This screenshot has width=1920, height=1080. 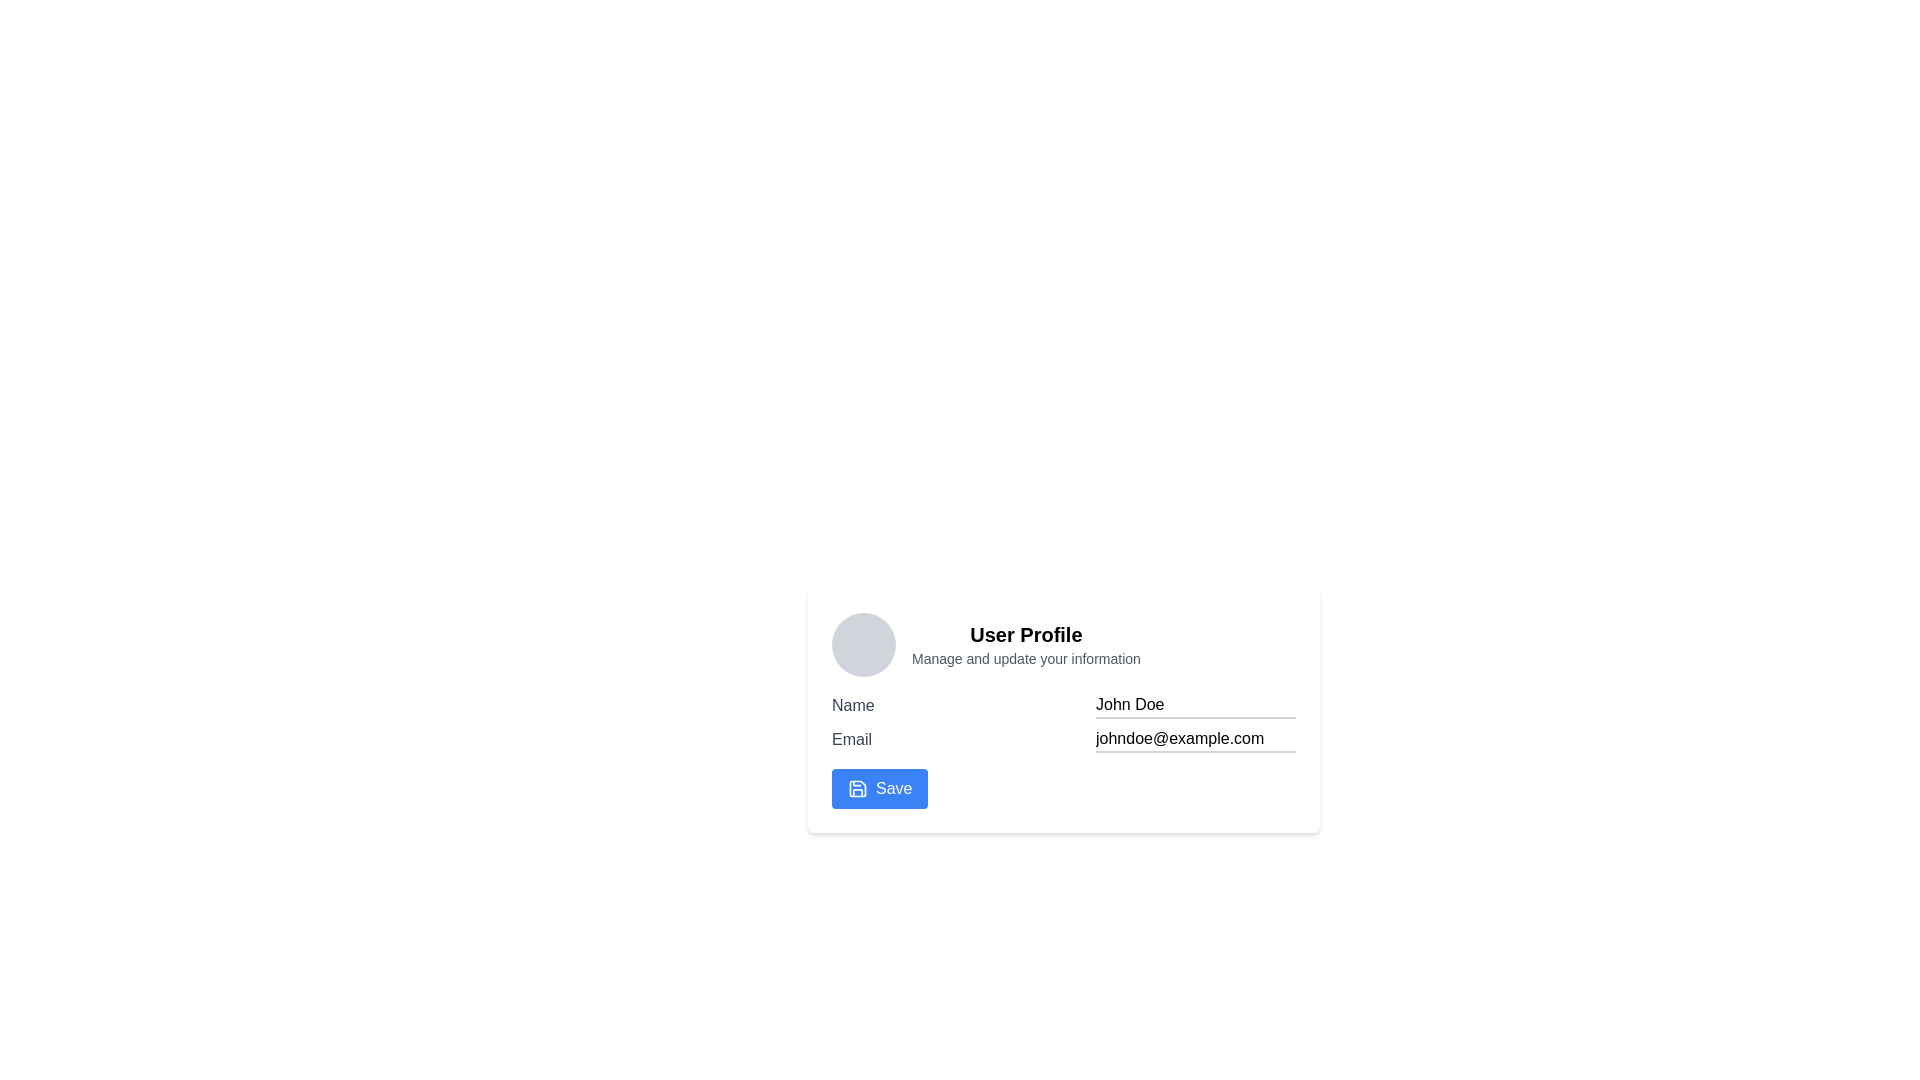 I want to click on the static text element that provides additional descriptive context about the 'User Profile' section, which is located directly below the 'User Profile' sibling element, so click(x=1026, y=659).